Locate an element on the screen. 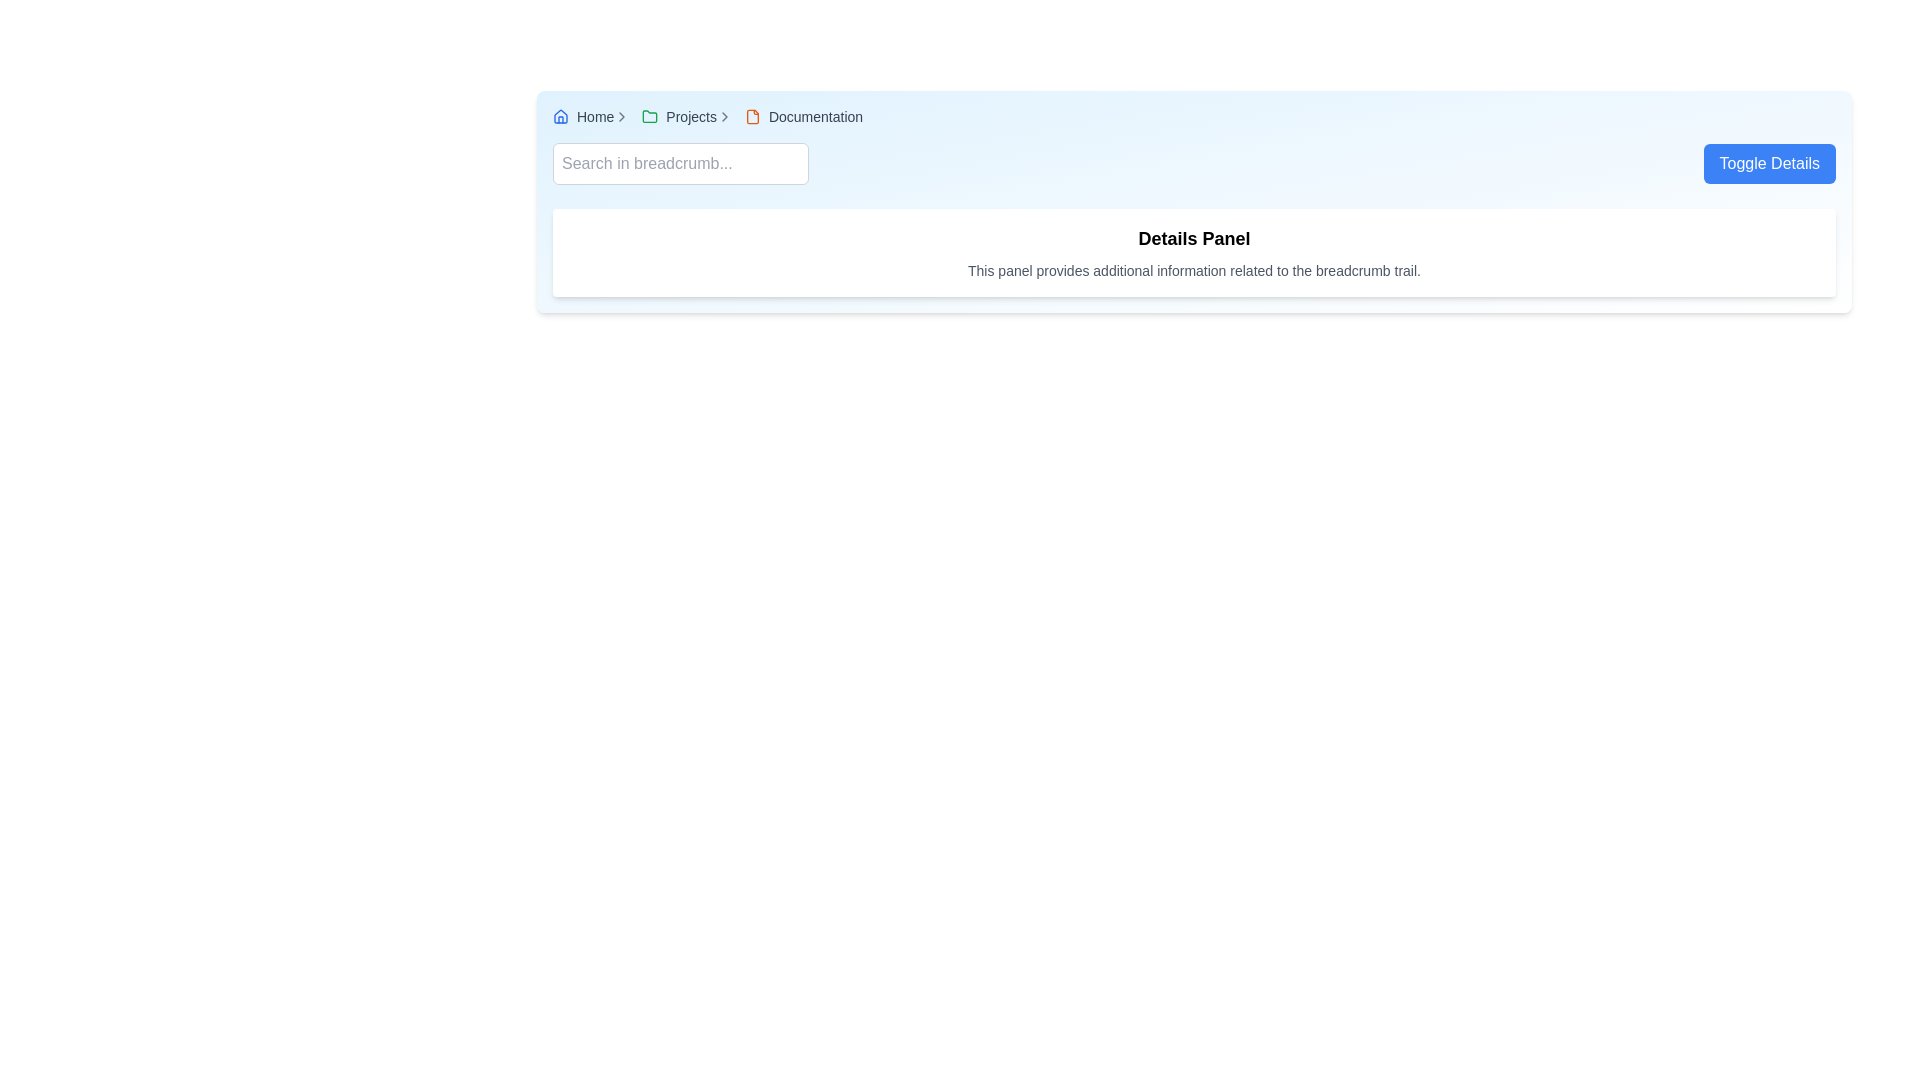  the 'Home' breadcrumb icon is located at coordinates (560, 116).